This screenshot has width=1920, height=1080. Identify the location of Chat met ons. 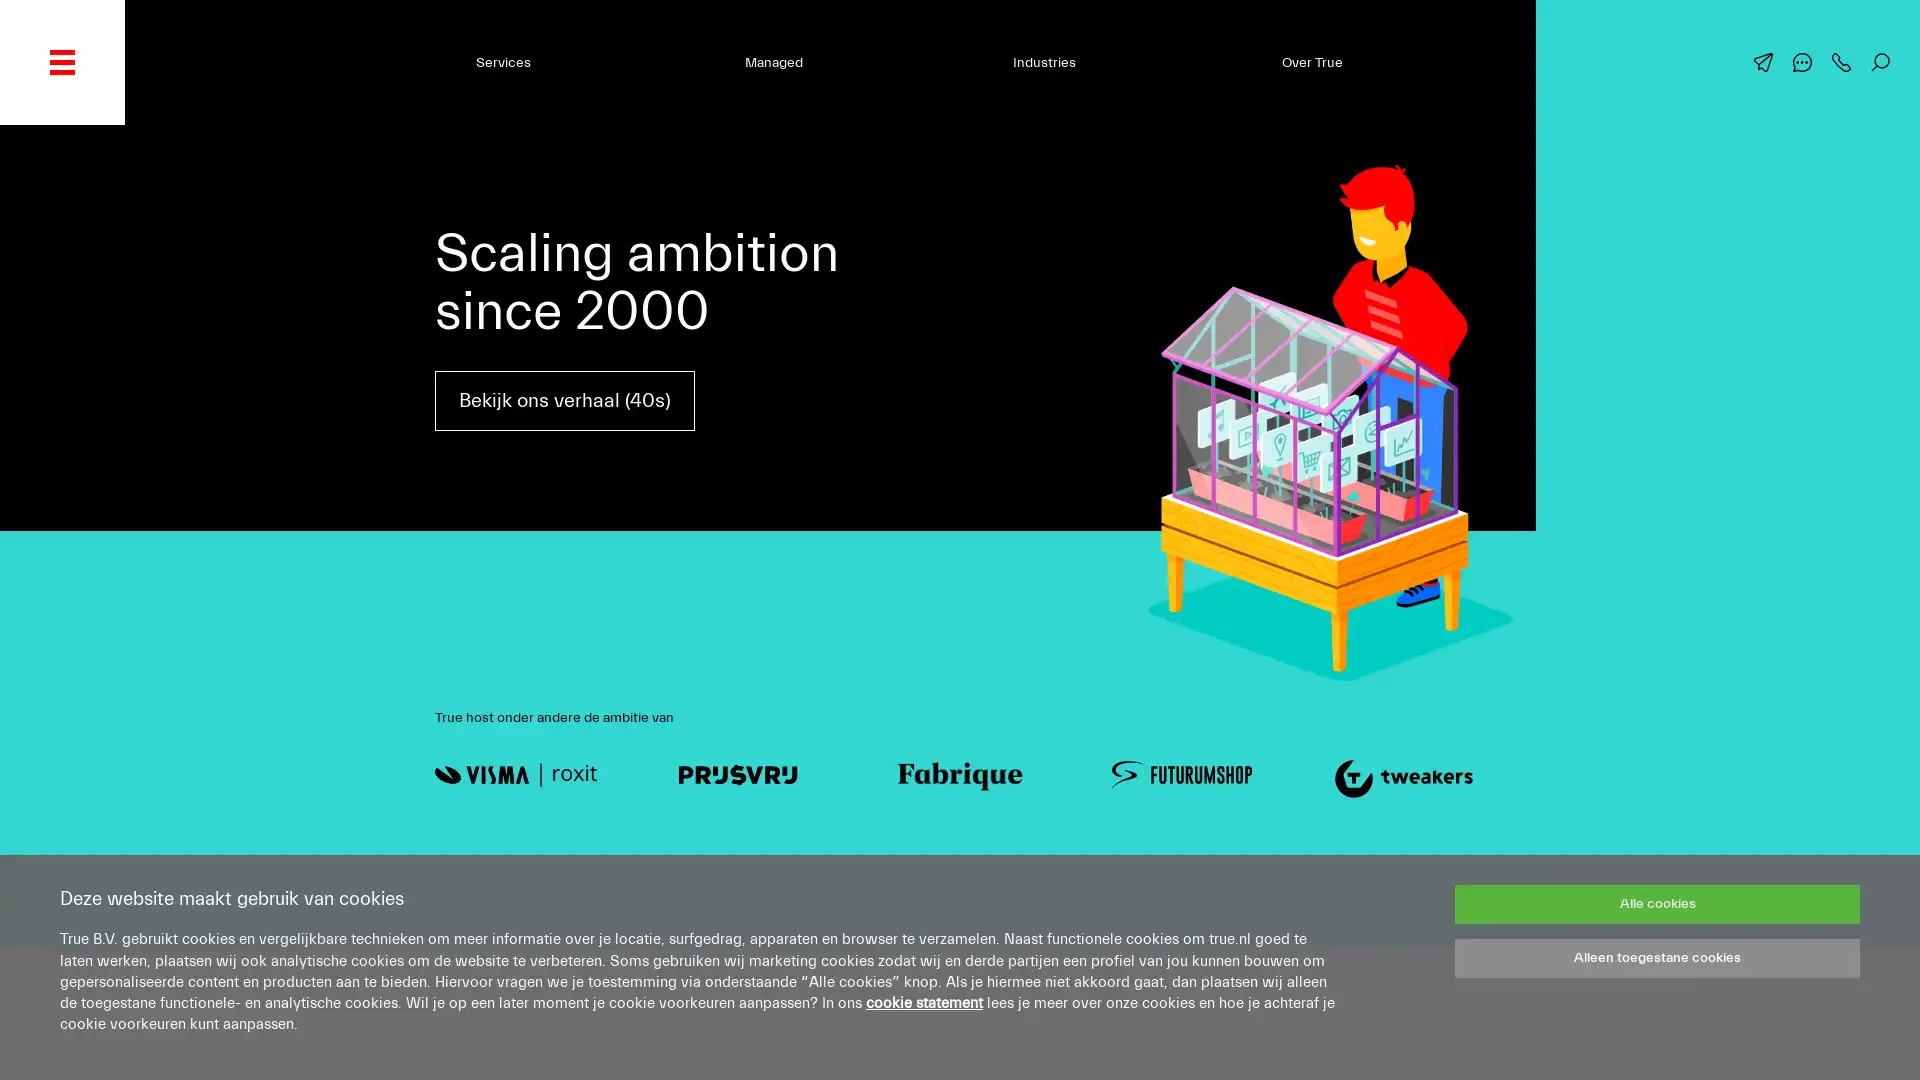
(1812, 61).